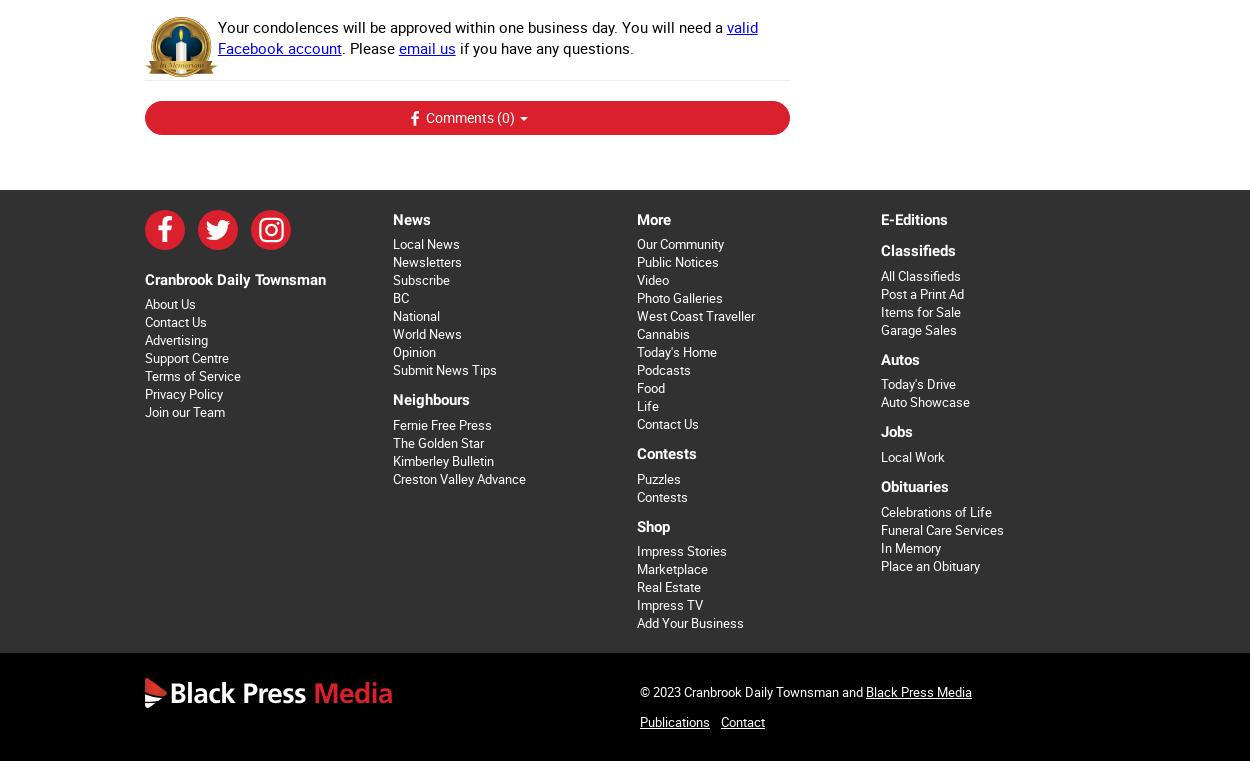 The height and width of the screenshot is (761, 1250). Describe the element at coordinates (651, 280) in the screenshot. I see `'Video'` at that location.